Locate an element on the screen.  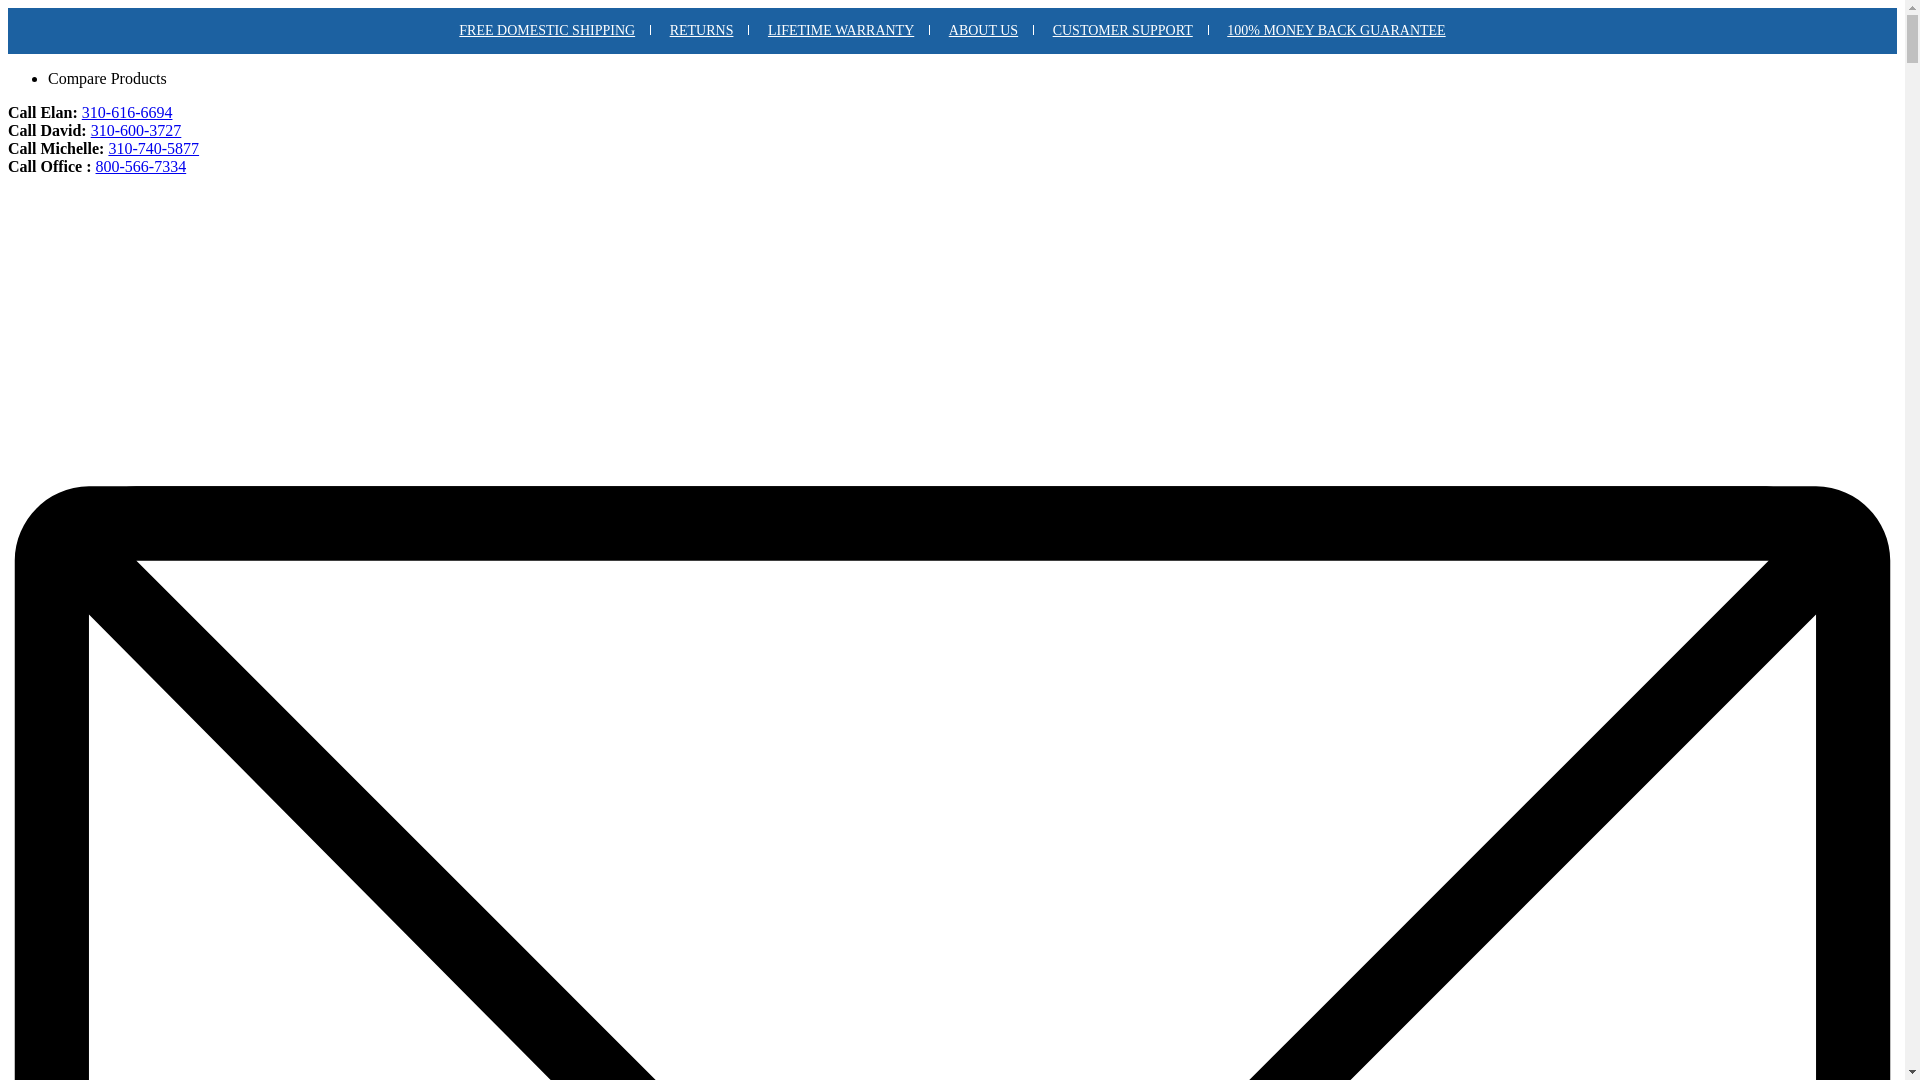
'FREE DOMESTIC SHIPPING' is located at coordinates (547, 30).